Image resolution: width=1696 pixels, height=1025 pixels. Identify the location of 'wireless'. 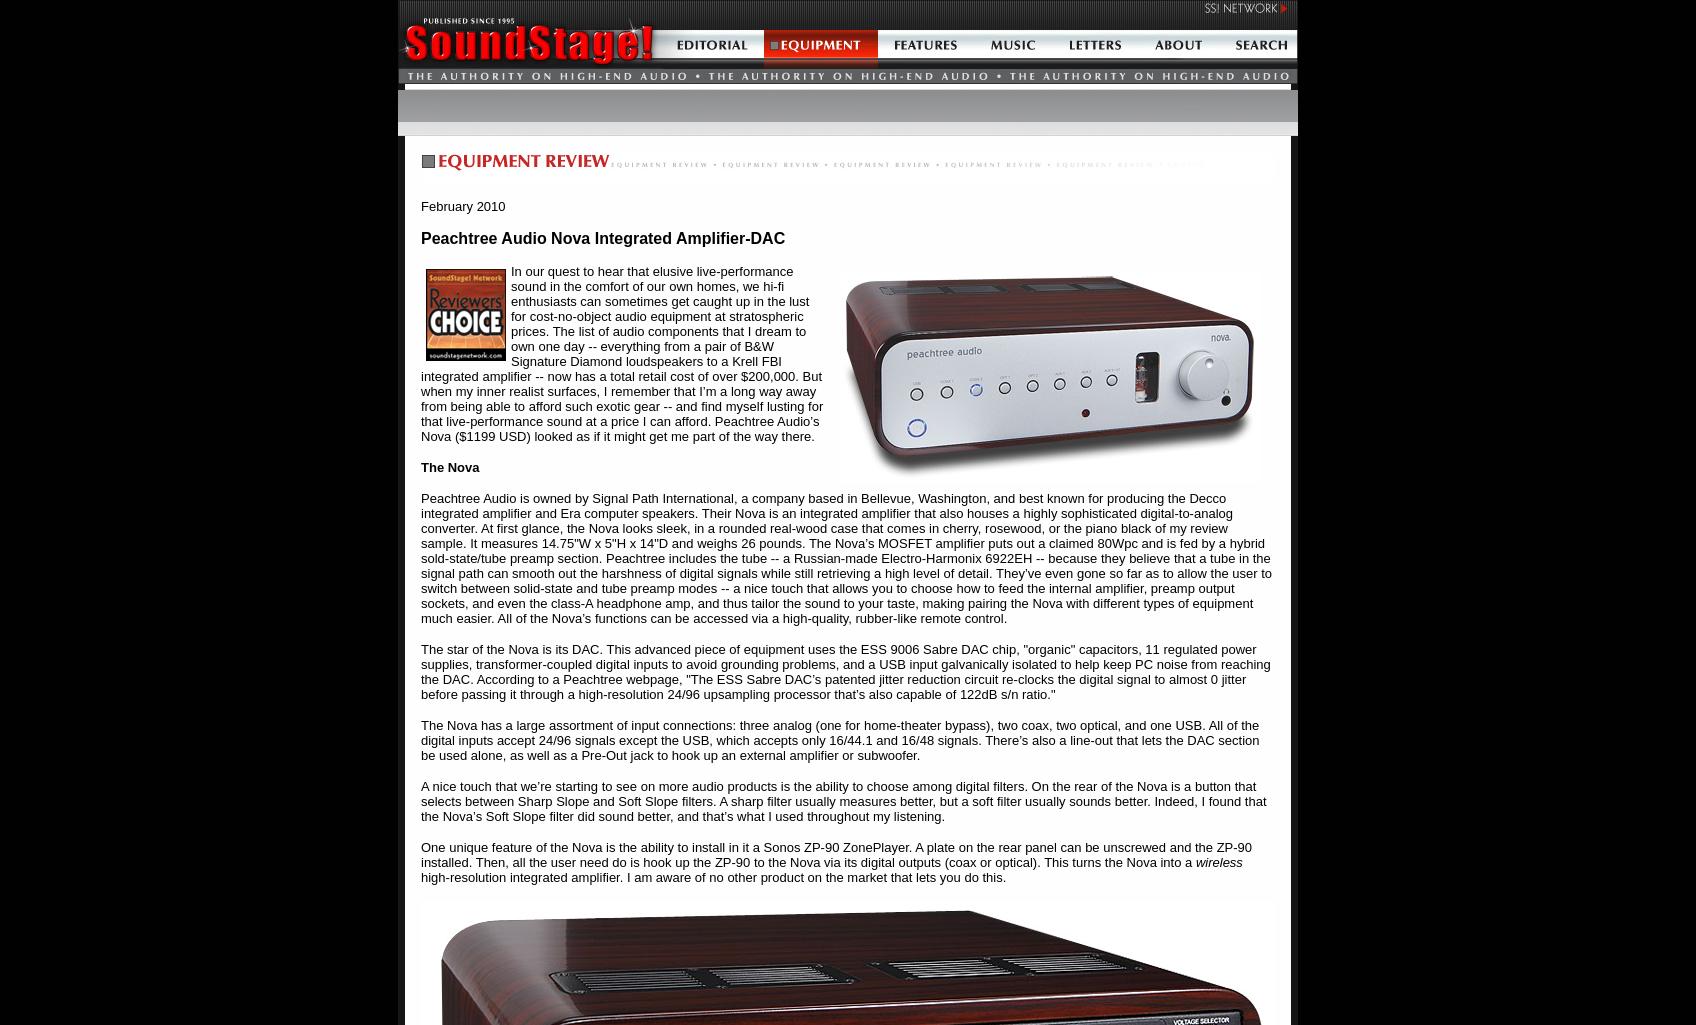
(1195, 862).